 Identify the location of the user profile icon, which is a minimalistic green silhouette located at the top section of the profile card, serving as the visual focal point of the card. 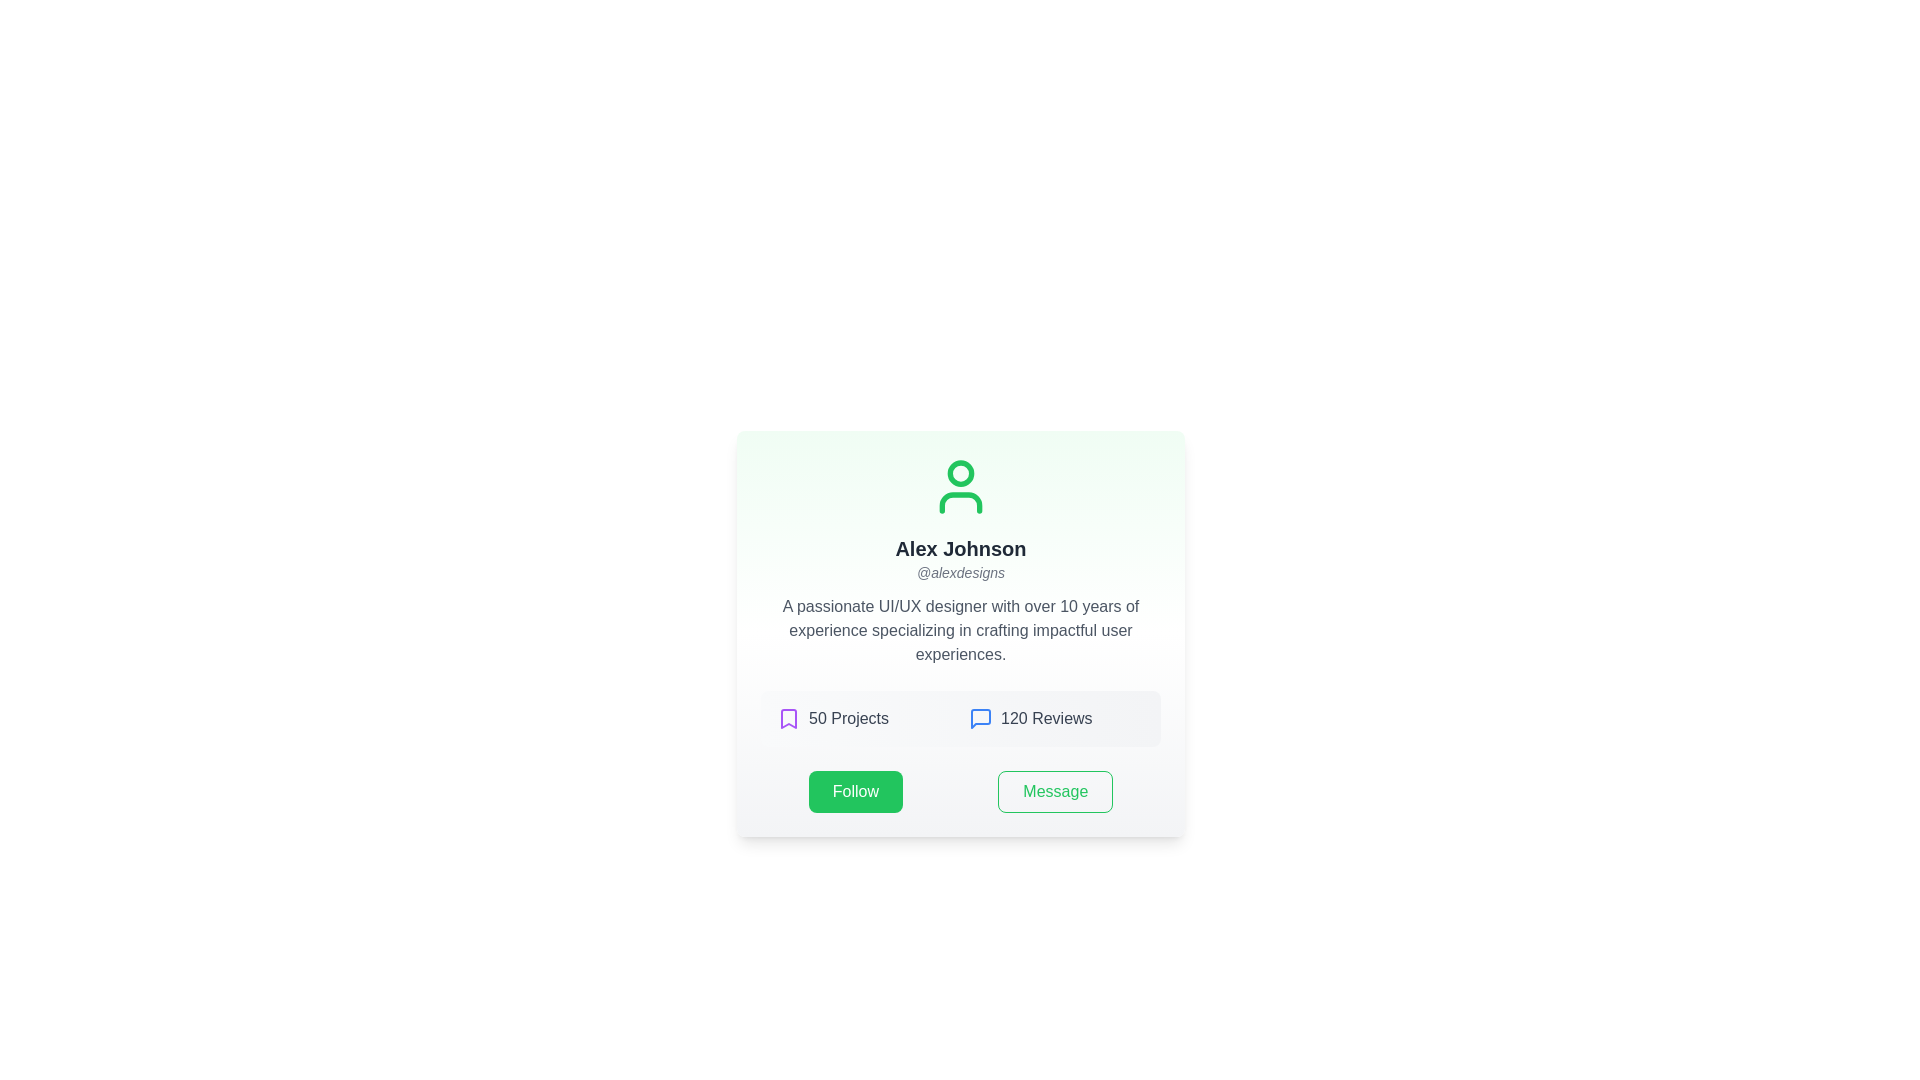
(960, 486).